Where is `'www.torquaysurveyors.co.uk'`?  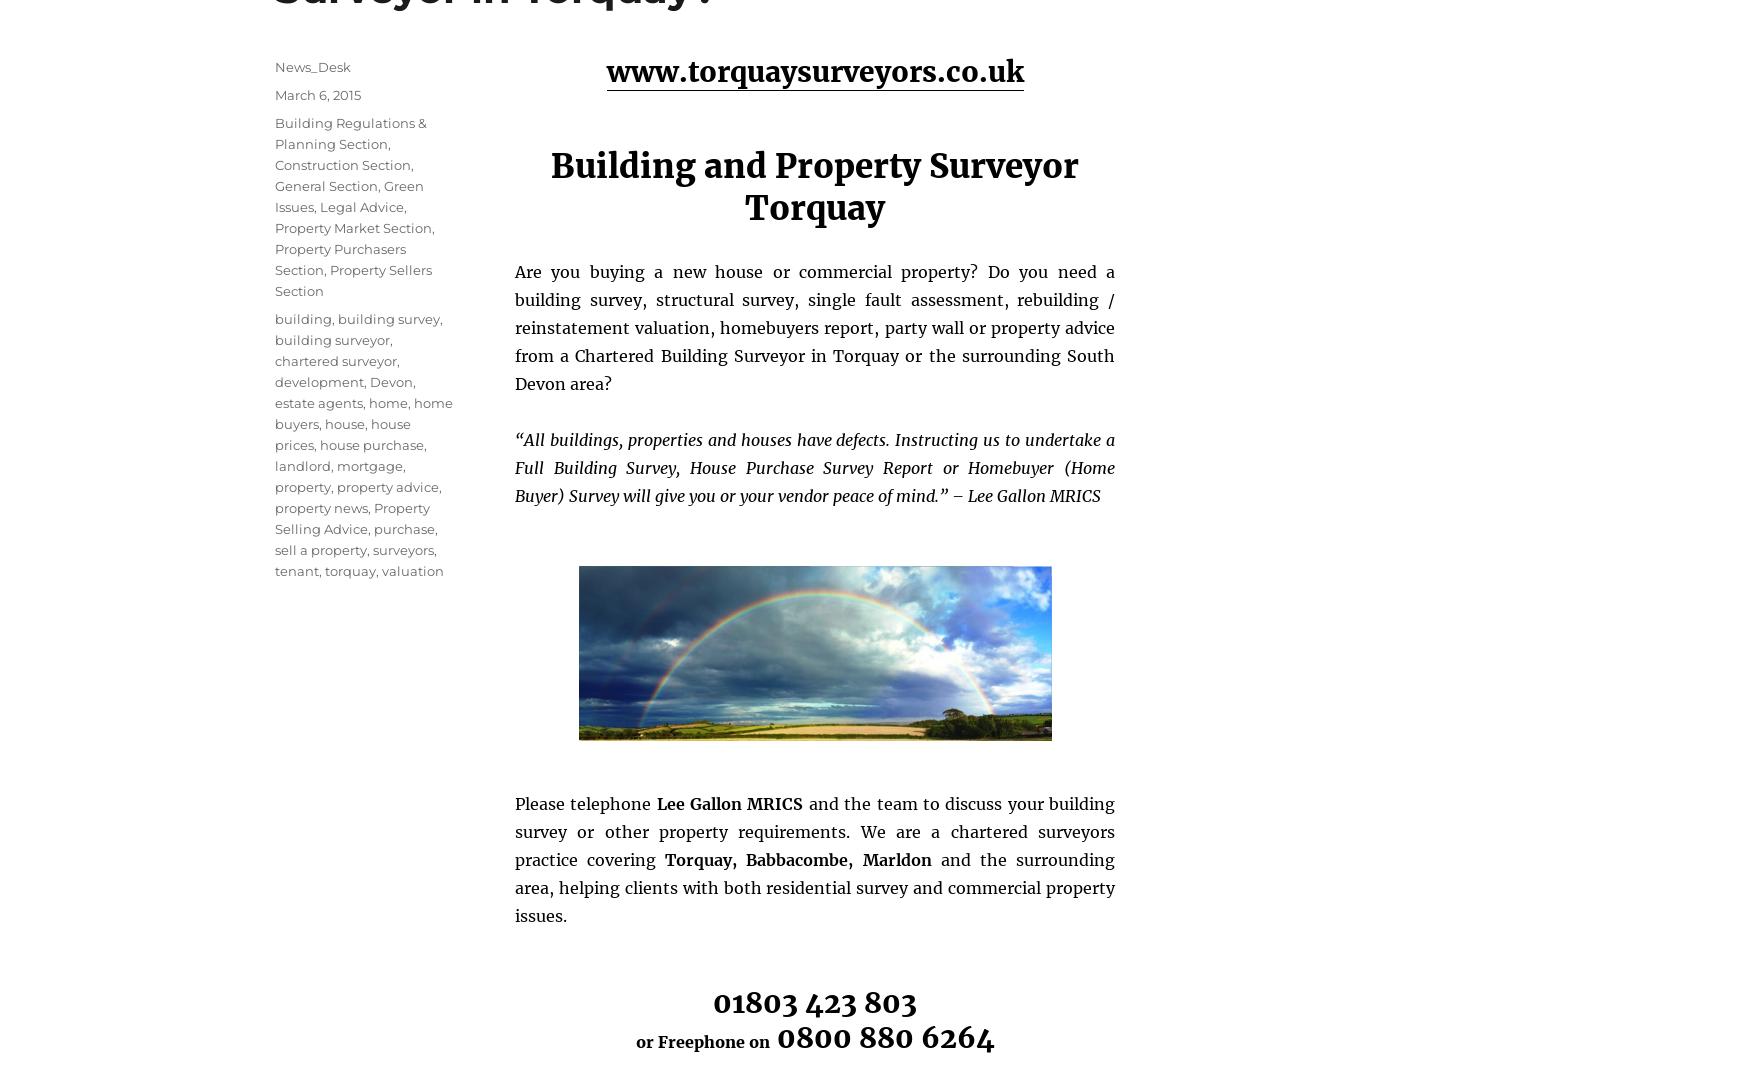
'www.torquaysurveyors.co.uk' is located at coordinates (814, 70).